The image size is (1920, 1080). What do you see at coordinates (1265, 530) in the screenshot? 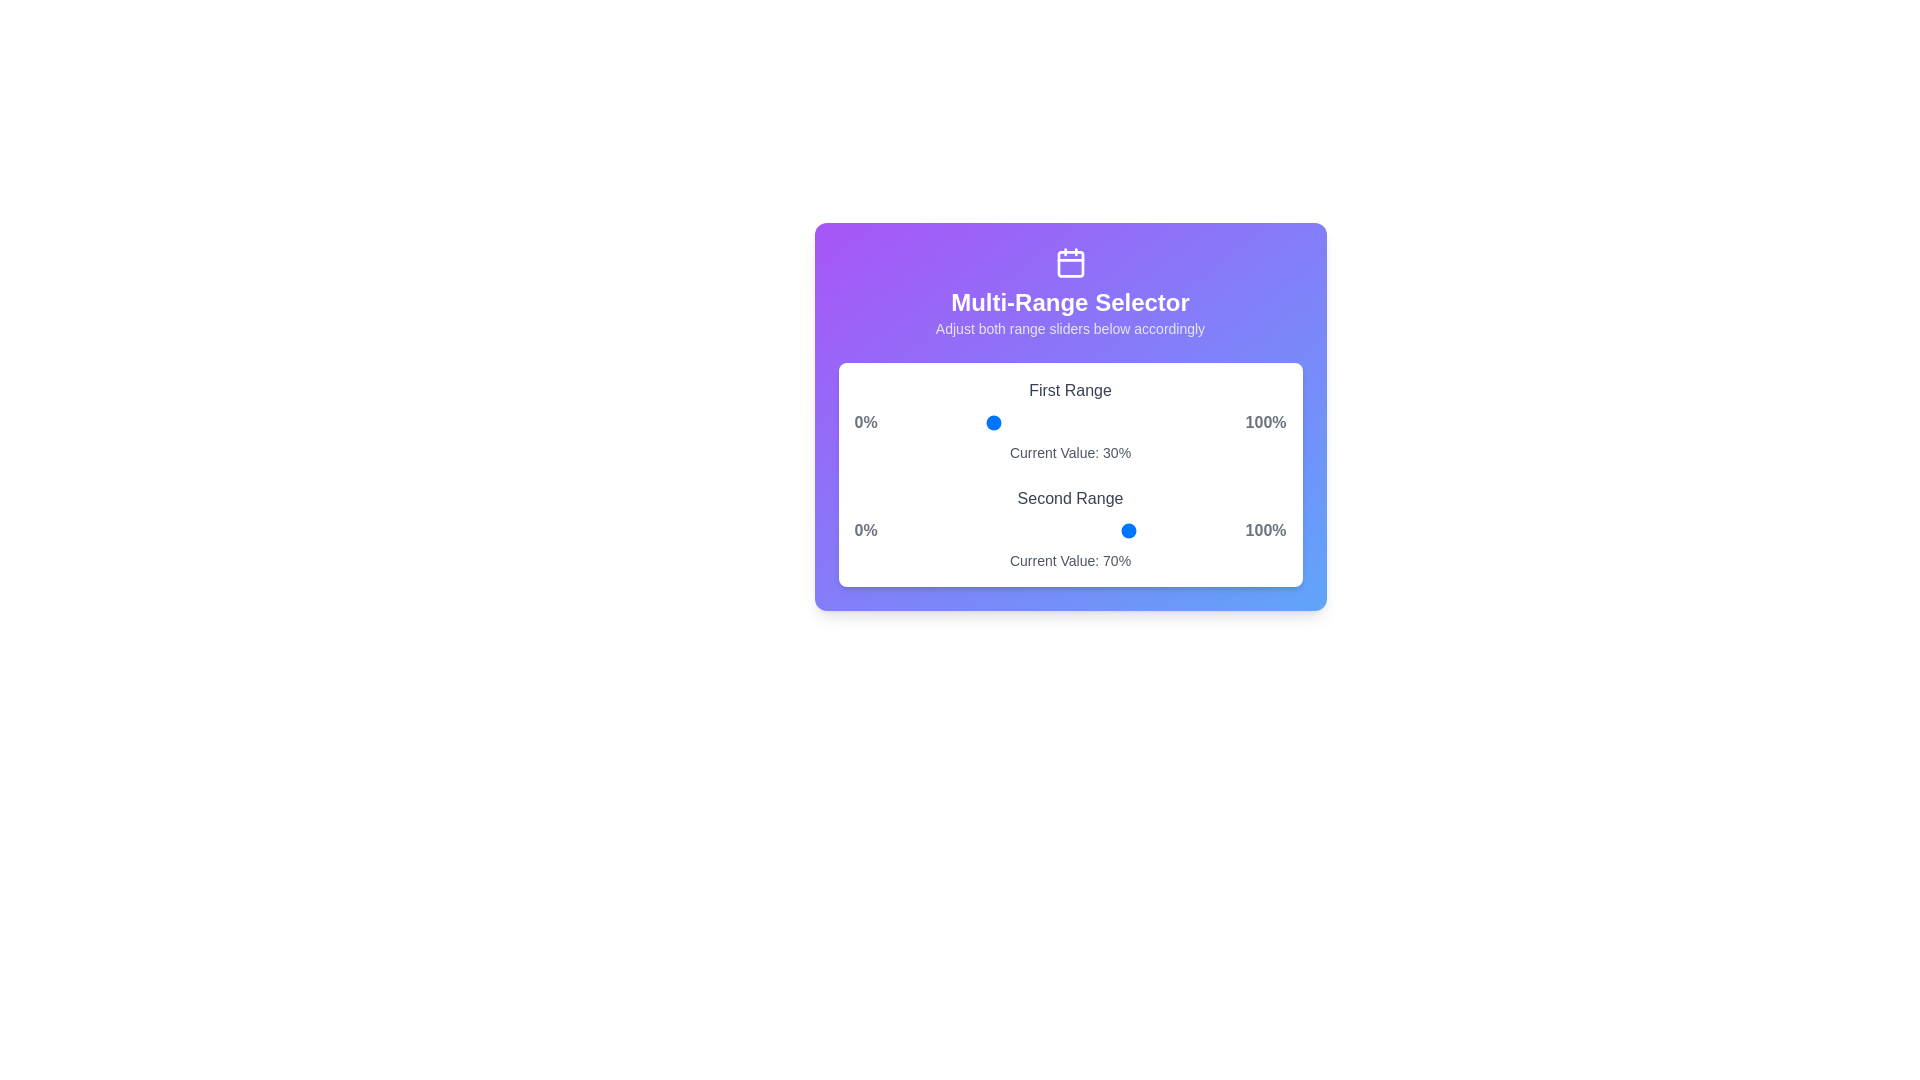
I see `the static text label displaying '100%' in gray color, located at the right end of the range slider for 'Second Range'` at bounding box center [1265, 530].